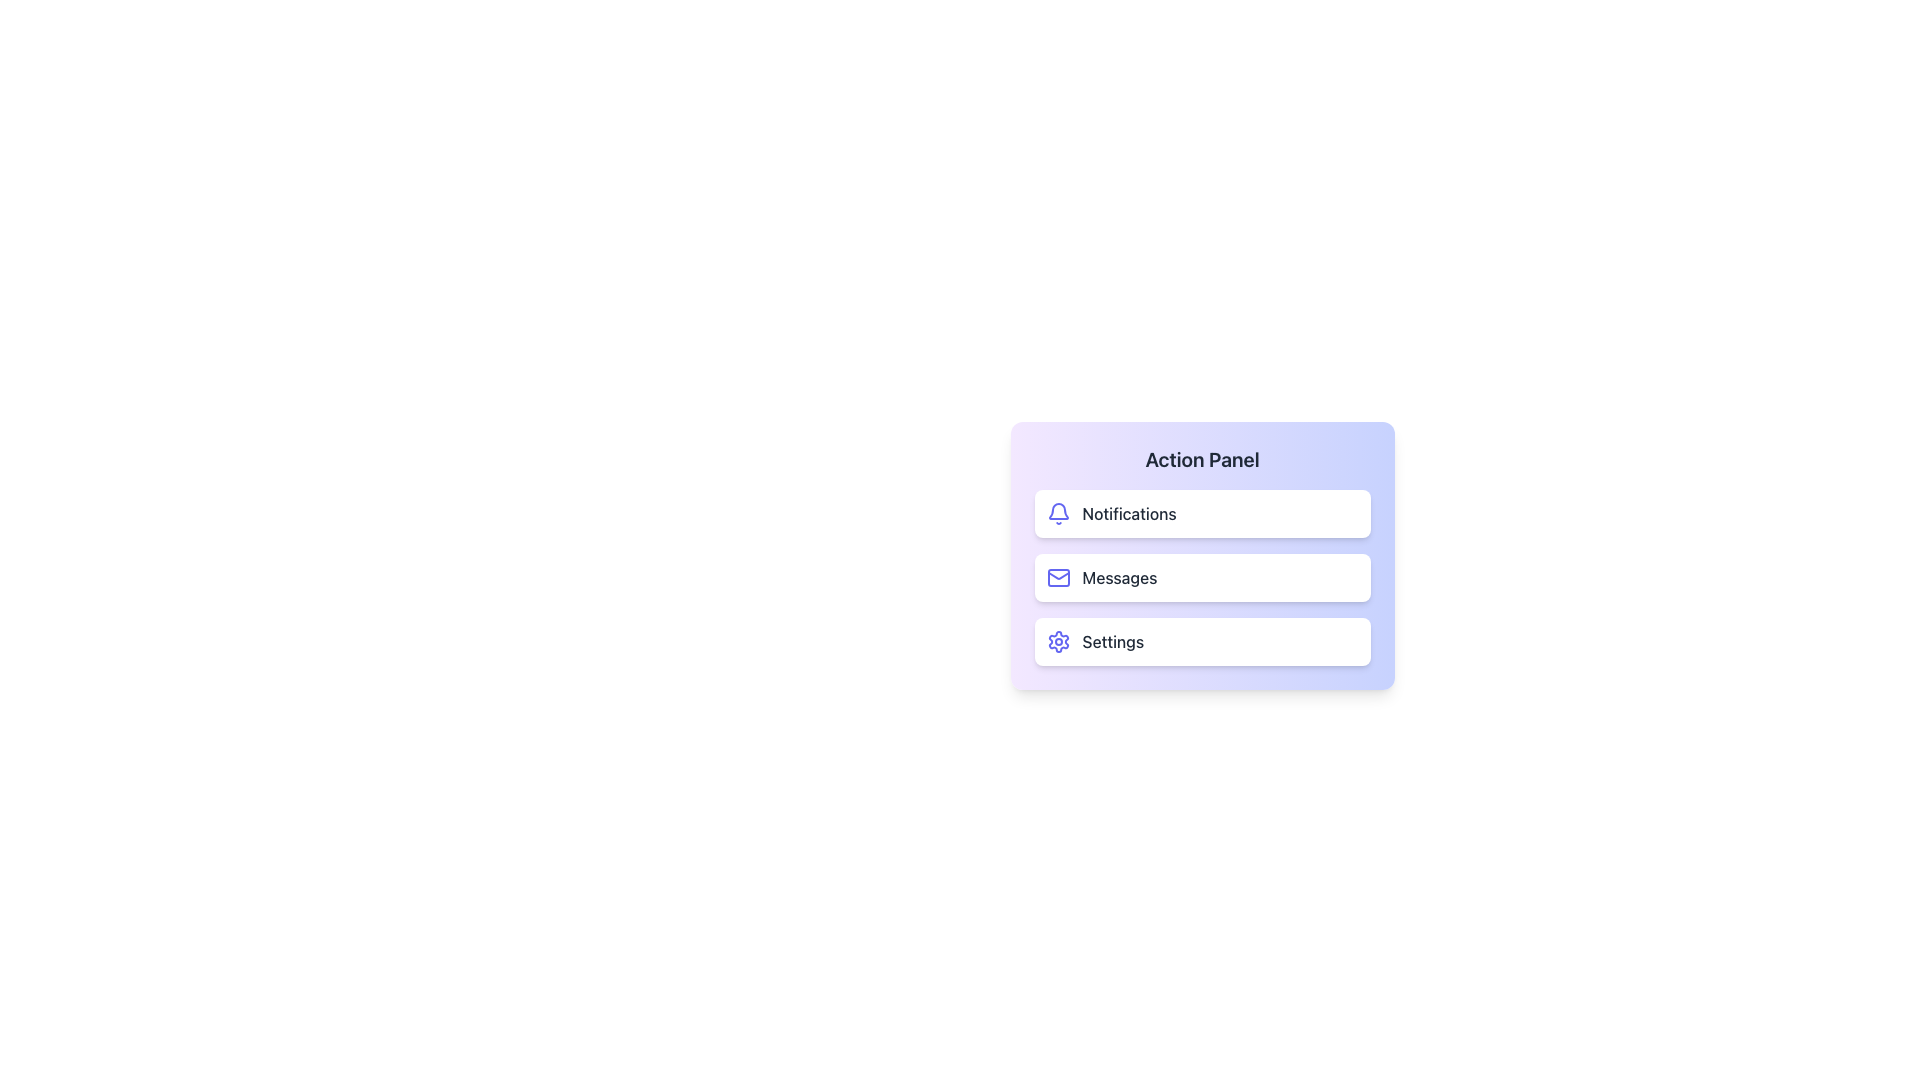  Describe the element at coordinates (1112, 641) in the screenshot. I see `the 'Settings' label, which is a medium font weight gray text located at the bottom of the action panel, below 'Messages' and to the right of the gear icon, to associate it with the settings button` at that location.